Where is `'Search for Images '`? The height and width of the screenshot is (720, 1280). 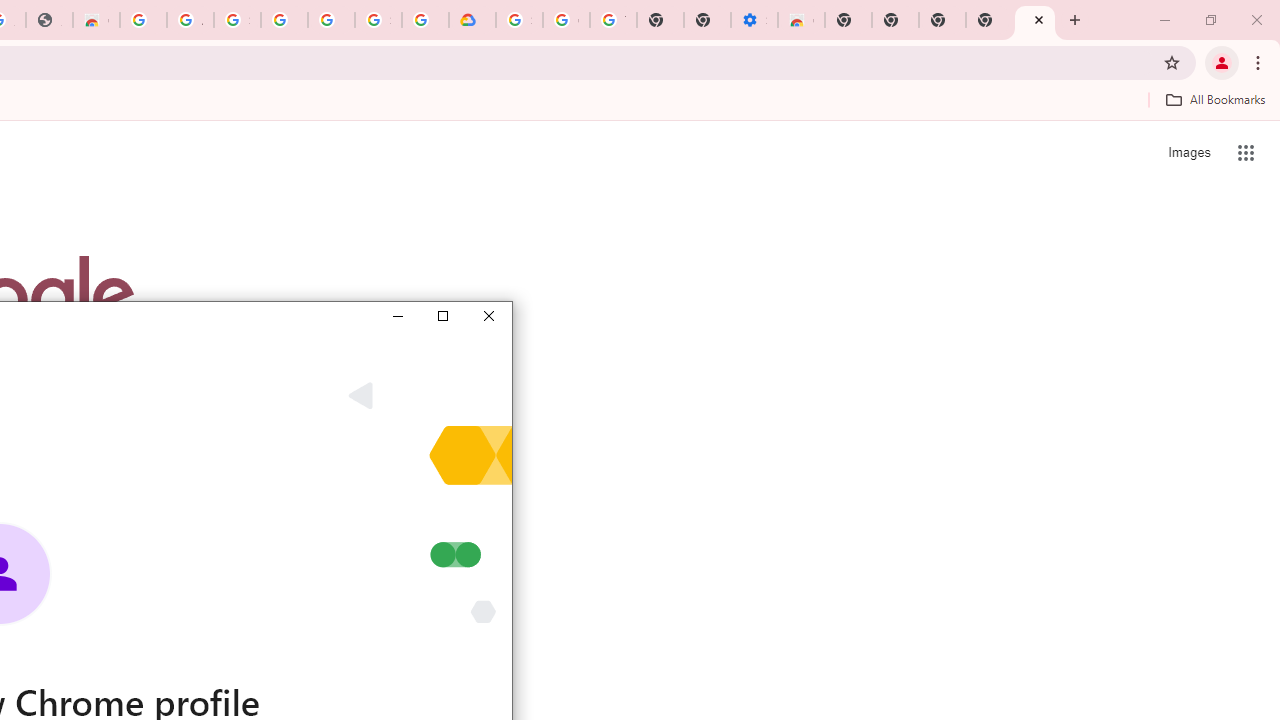
'Search for Images ' is located at coordinates (1189, 152).